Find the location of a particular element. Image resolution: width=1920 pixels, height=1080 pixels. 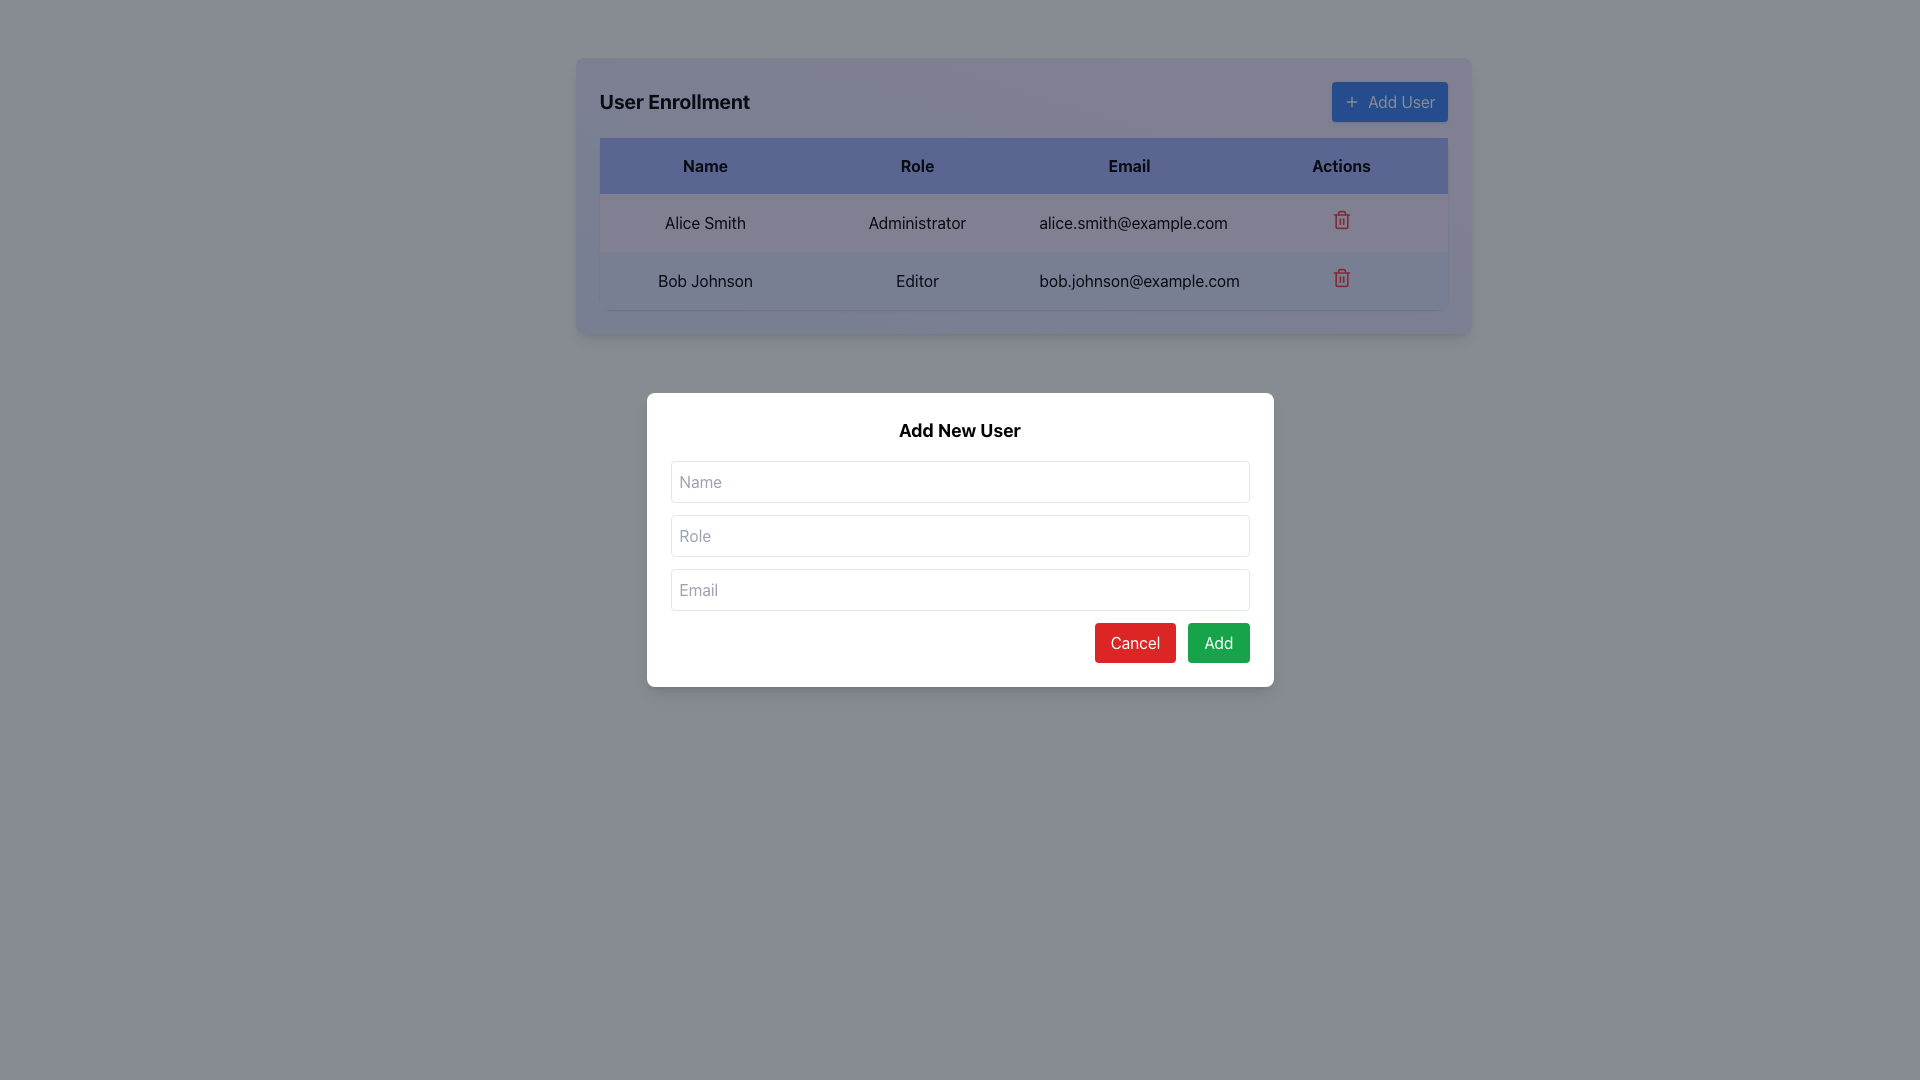

the red 'Cancel' button located in the modal dialog box is located at coordinates (1135, 643).